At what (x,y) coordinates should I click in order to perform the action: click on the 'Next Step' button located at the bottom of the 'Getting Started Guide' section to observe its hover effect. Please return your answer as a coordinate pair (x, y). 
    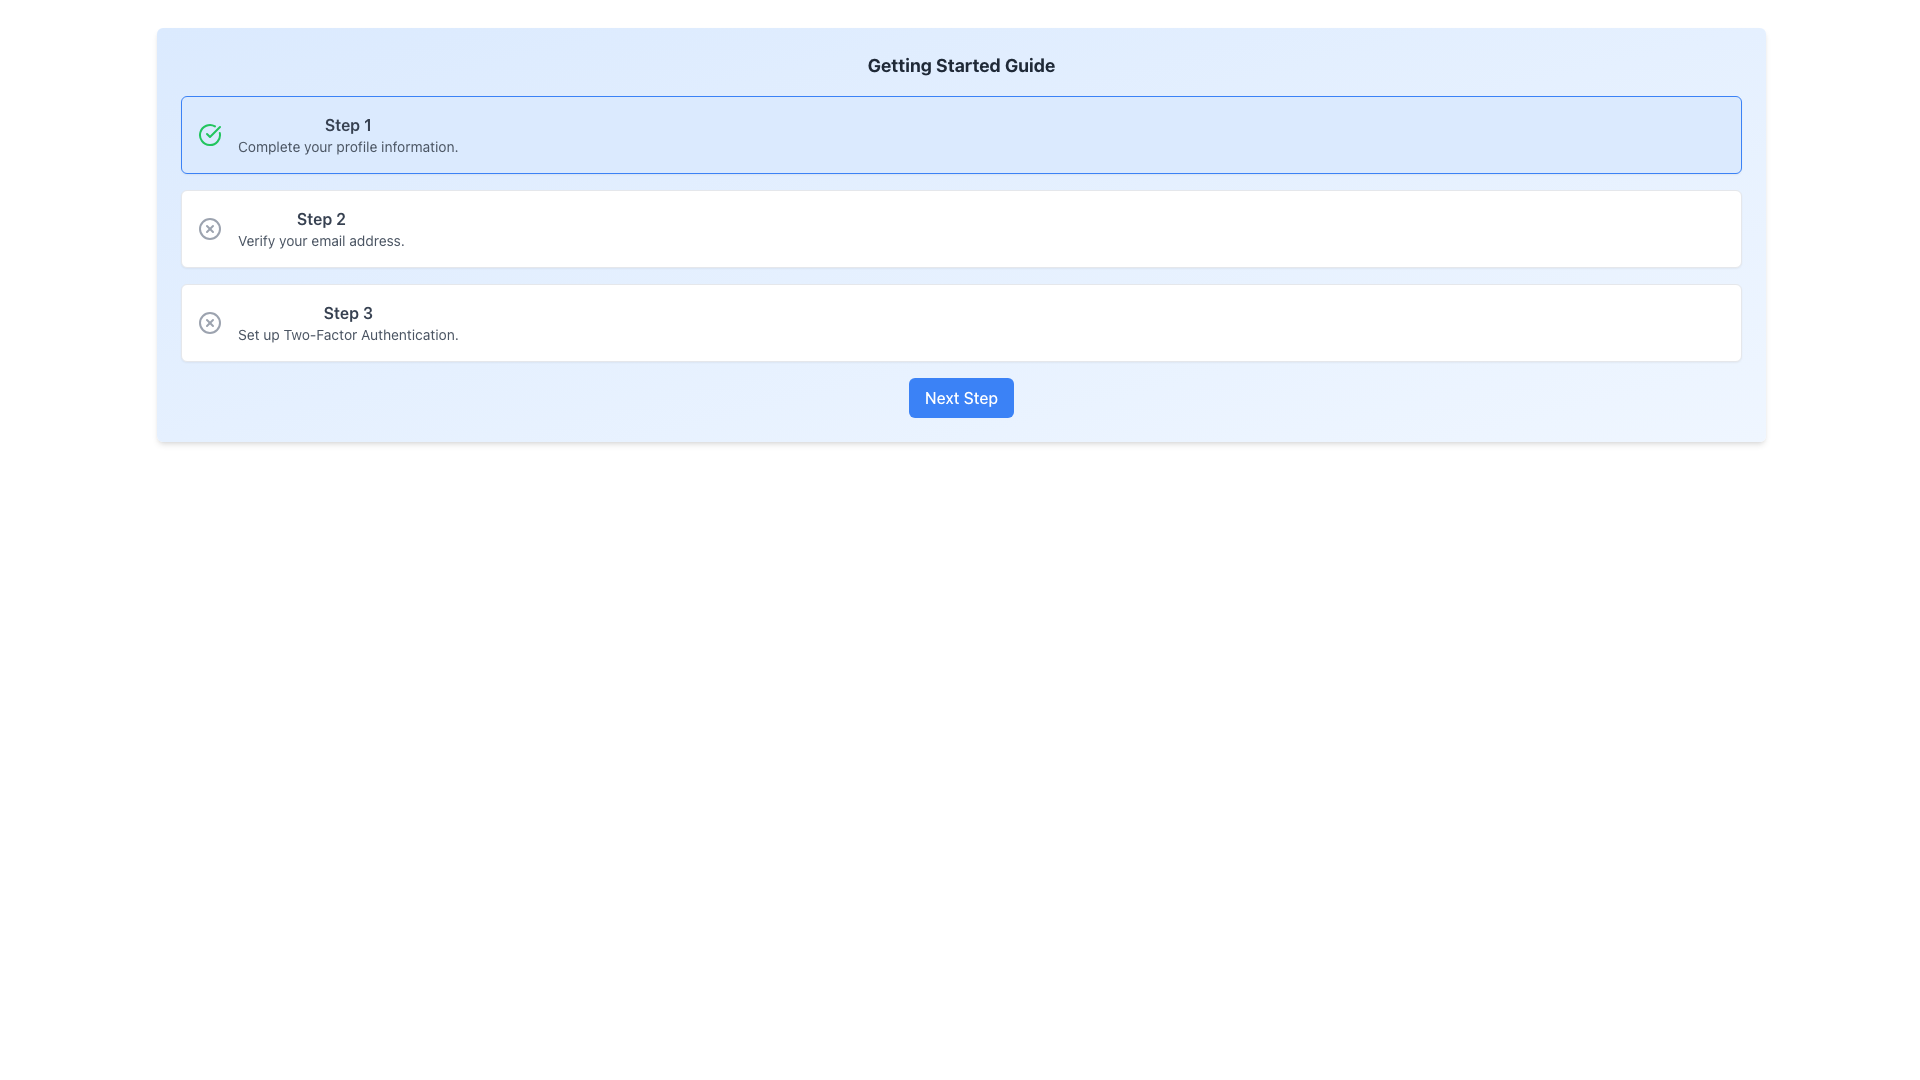
    Looking at the image, I should click on (961, 397).